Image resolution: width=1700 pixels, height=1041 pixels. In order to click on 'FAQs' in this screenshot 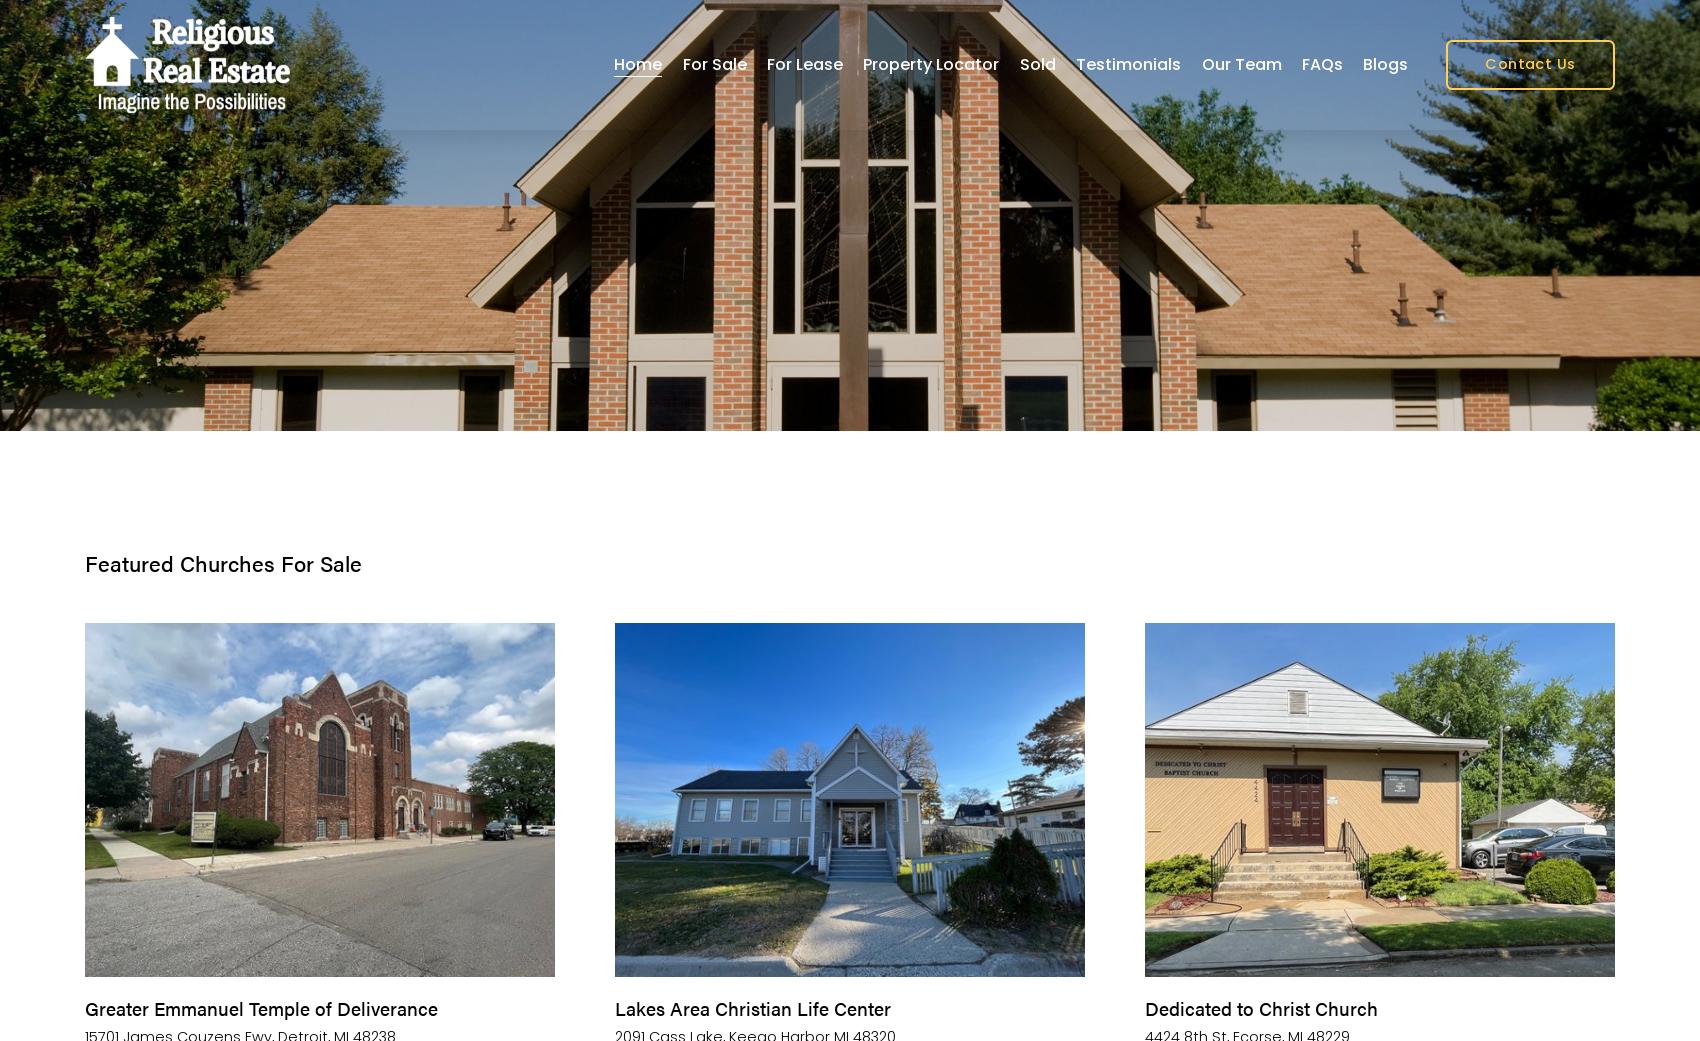, I will do `click(1322, 62)`.